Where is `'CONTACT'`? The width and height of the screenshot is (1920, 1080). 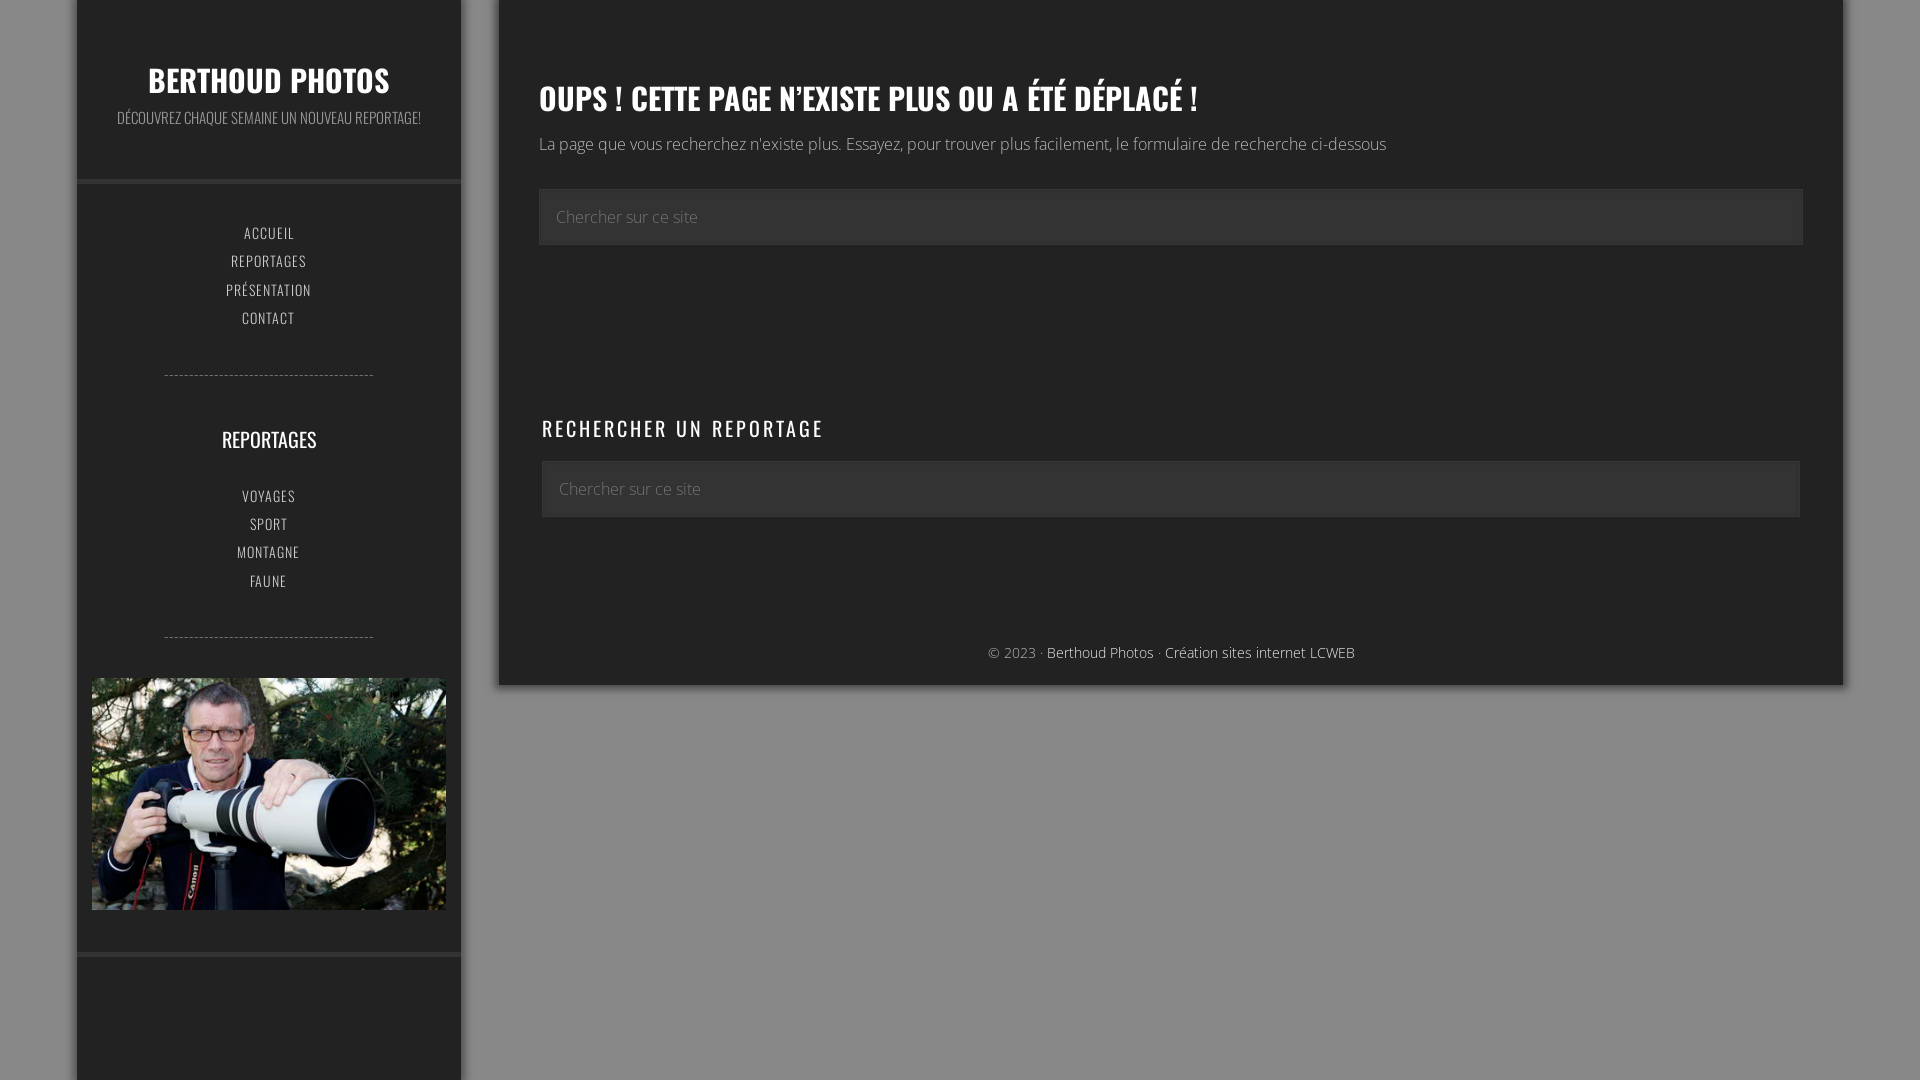
'CONTACT' is located at coordinates (267, 316).